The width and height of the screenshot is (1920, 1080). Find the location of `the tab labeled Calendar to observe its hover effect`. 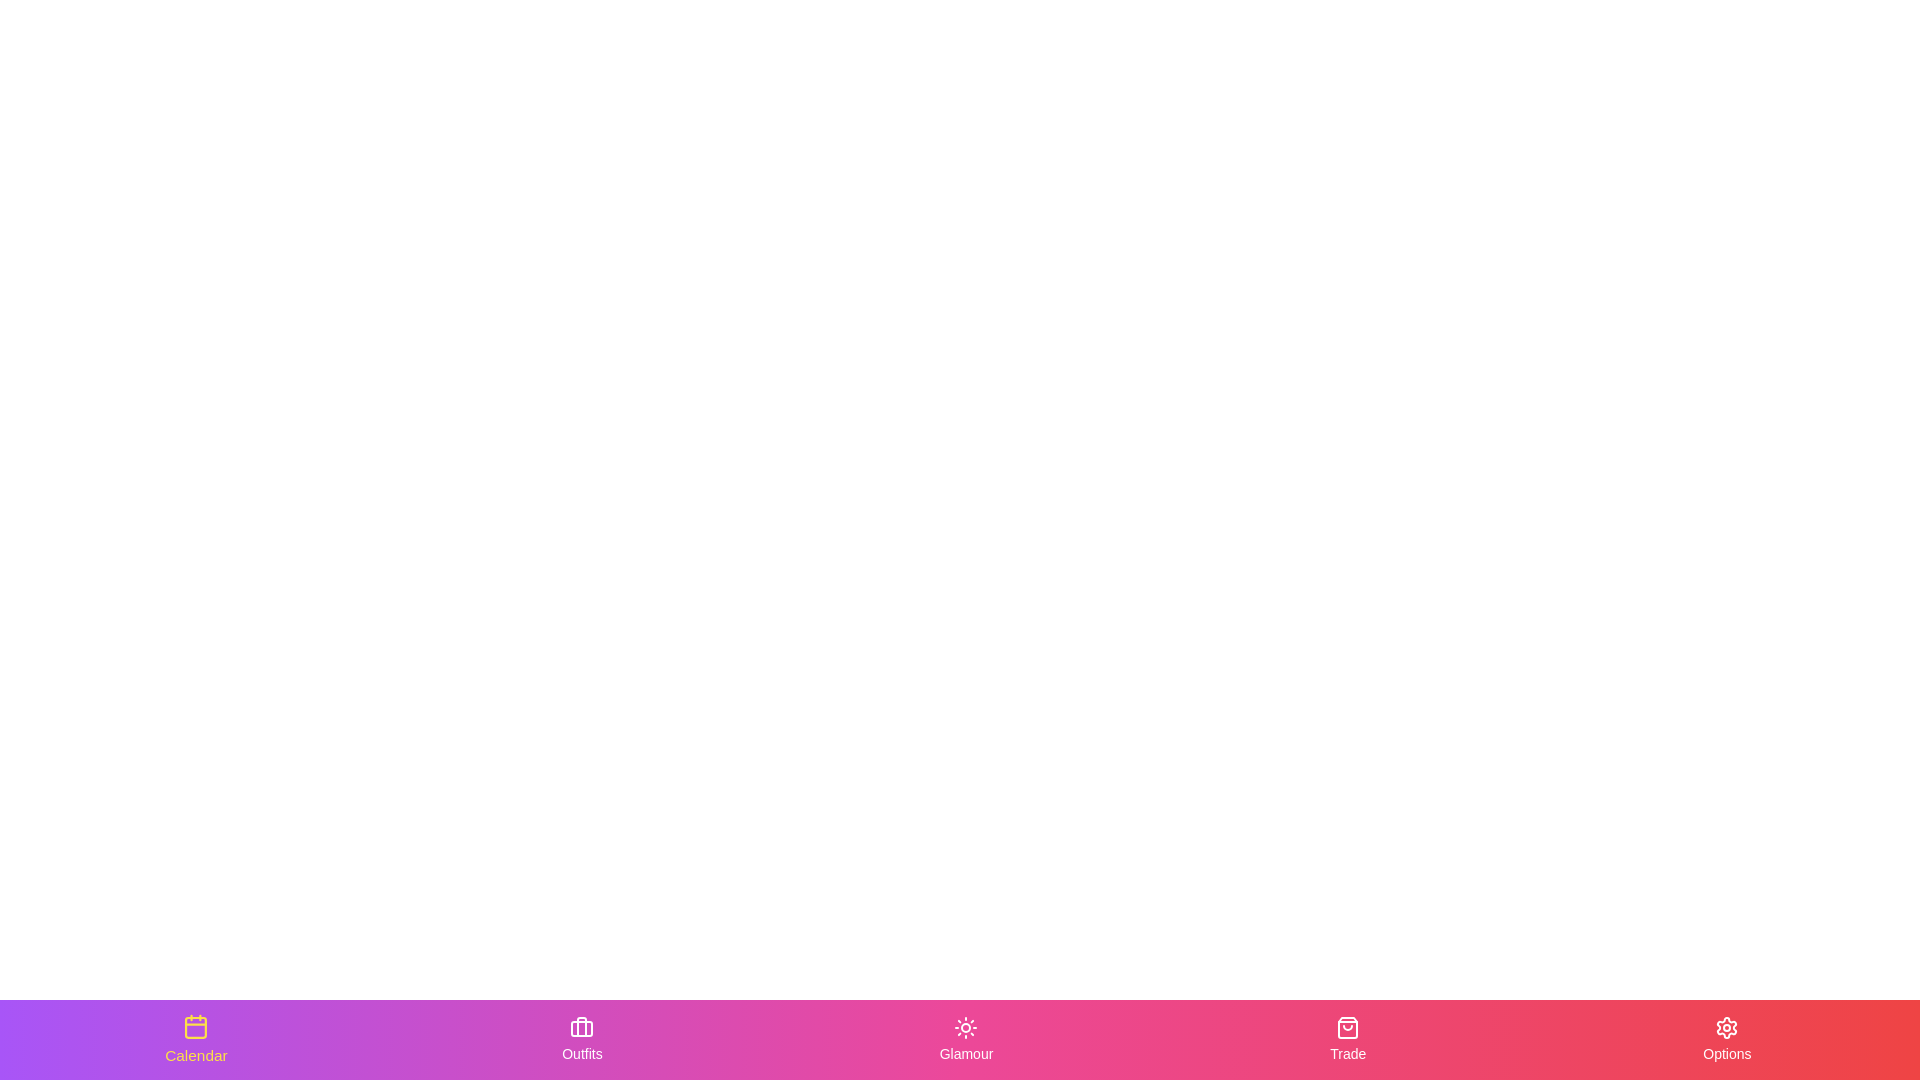

the tab labeled Calendar to observe its hover effect is located at coordinates (196, 1039).